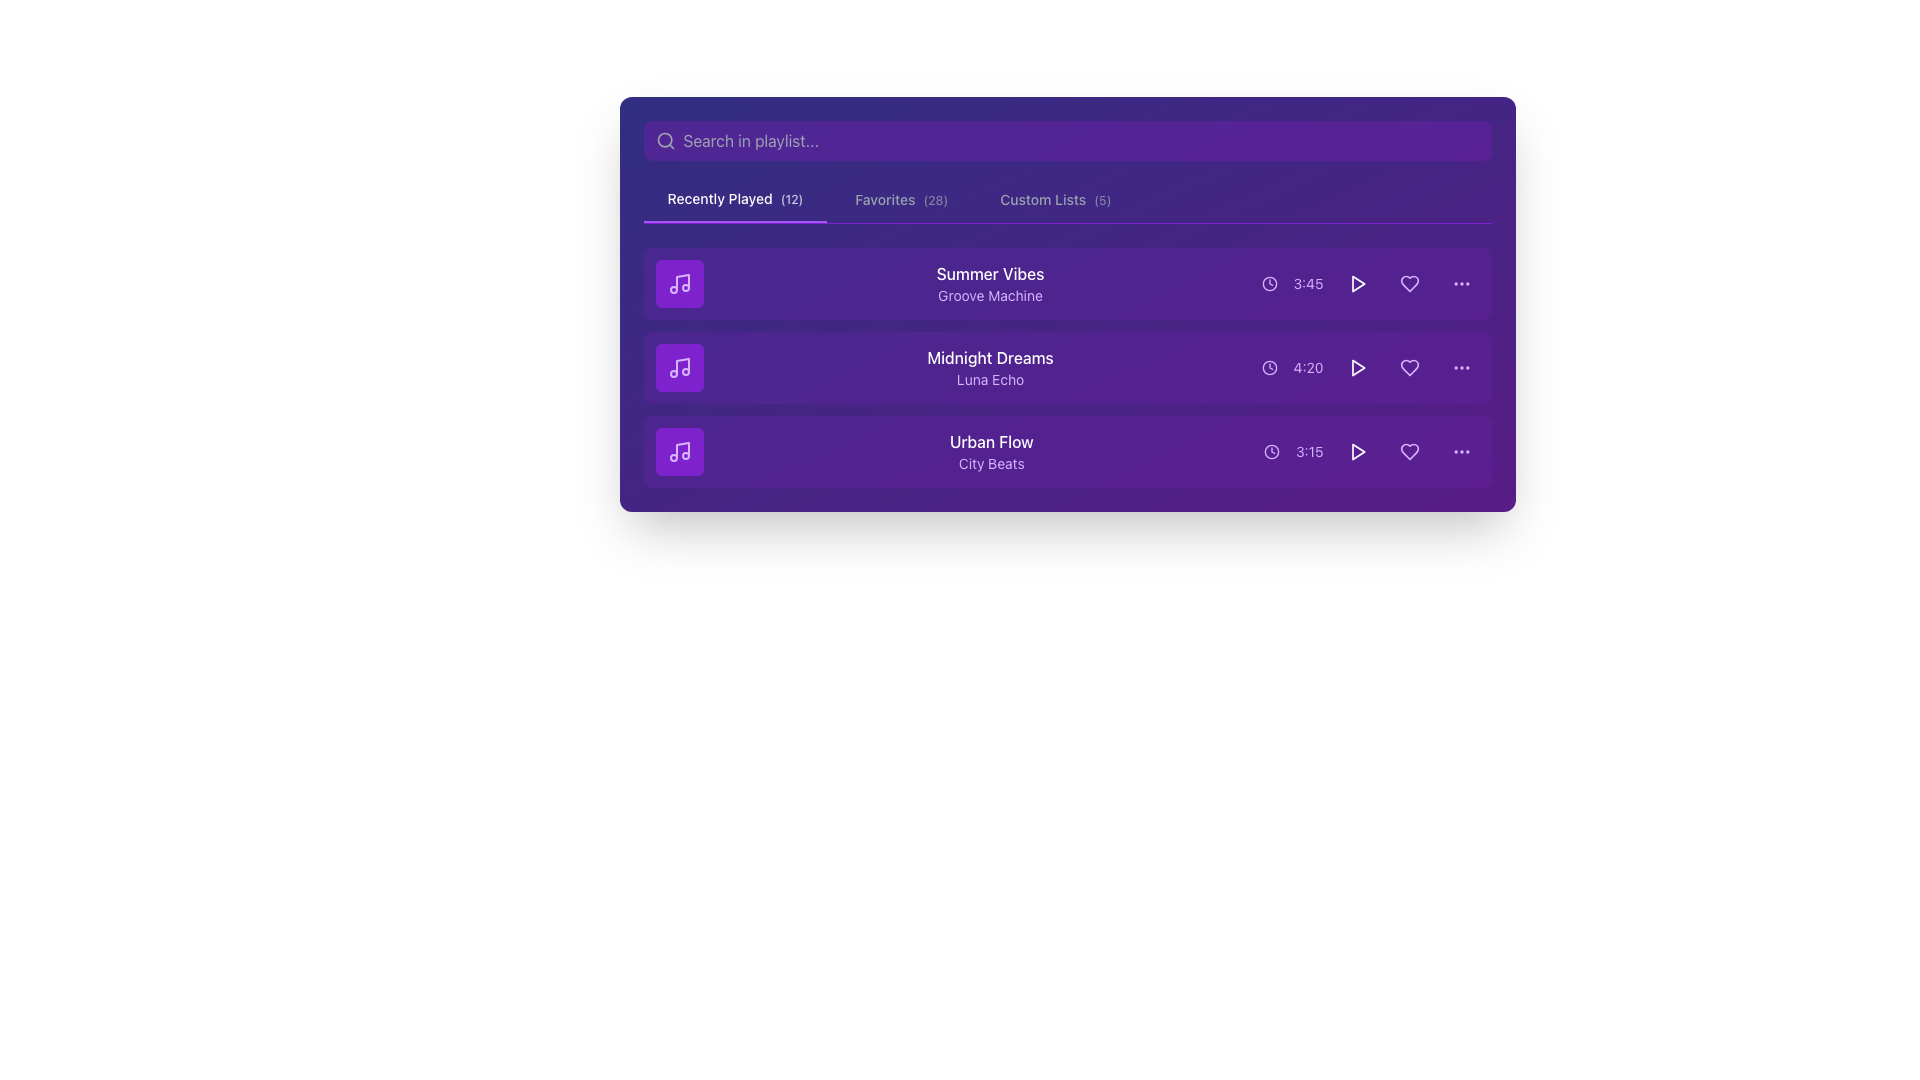 This screenshot has height=1080, width=1920. What do you see at coordinates (990, 367) in the screenshot?
I see `the text display element showing the song title 'Midnight Dreams' by 'Luna Echo'` at bounding box center [990, 367].